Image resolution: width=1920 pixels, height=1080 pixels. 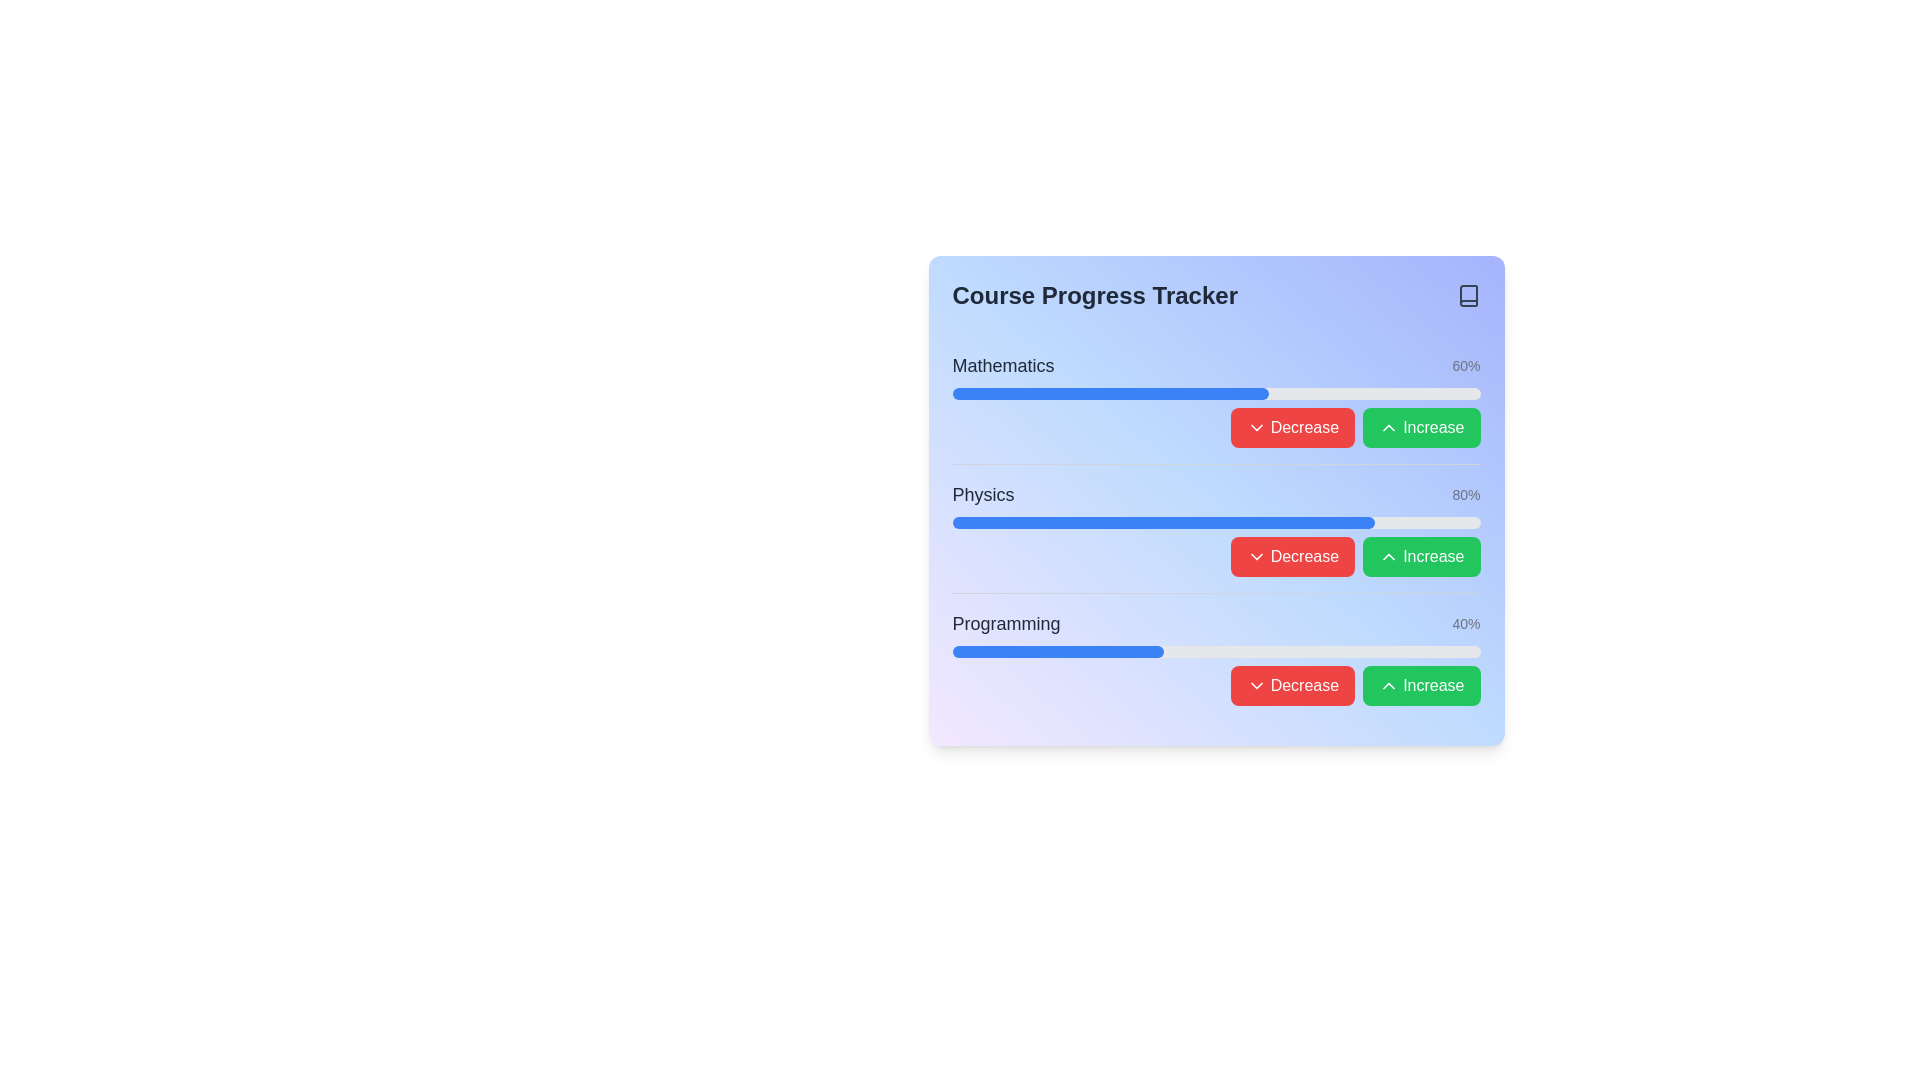 What do you see at coordinates (1466, 366) in the screenshot?
I see `the static text that indicates the progress percentage for the Mathematics subject, located to the right of the Mathematics label and aligned with the progress bar` at bounding box center [1466, 366].